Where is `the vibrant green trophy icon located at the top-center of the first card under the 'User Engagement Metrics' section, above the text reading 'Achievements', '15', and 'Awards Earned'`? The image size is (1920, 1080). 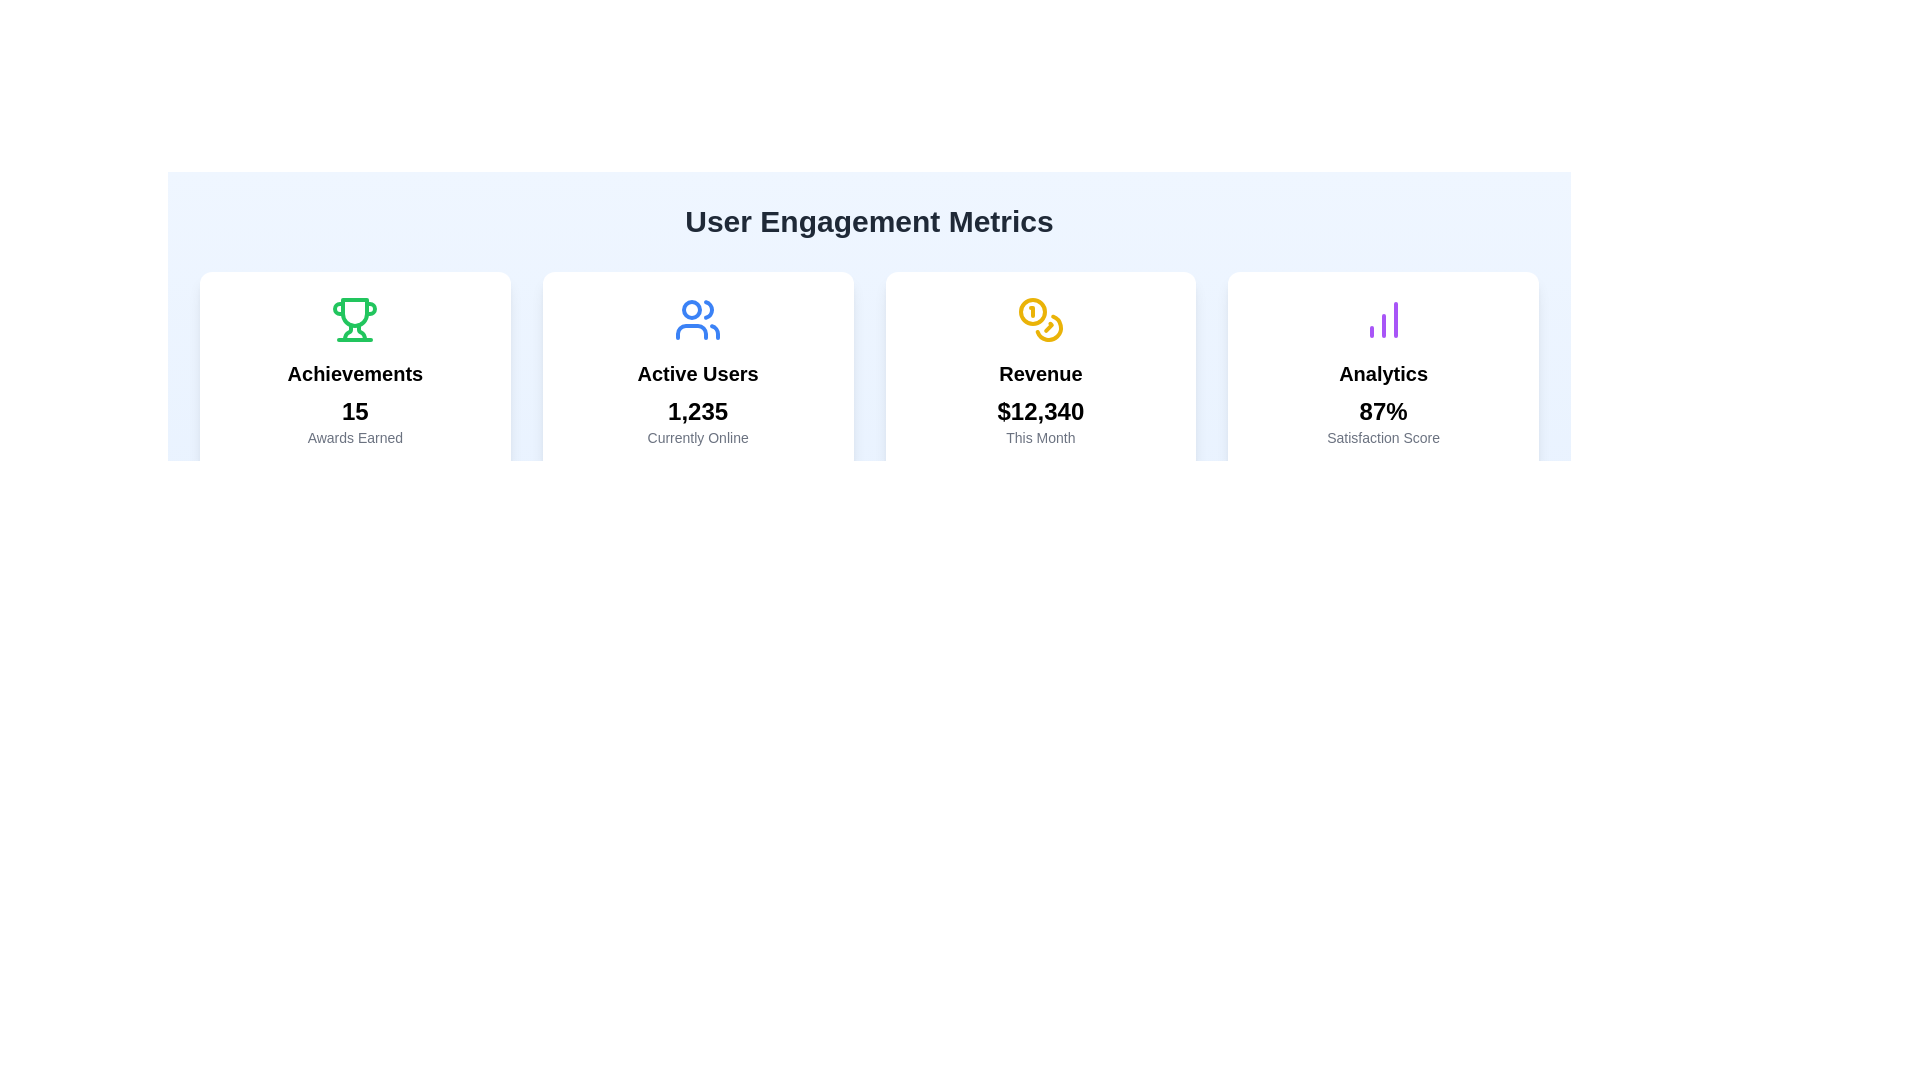
the vibrant green trophy icon located at the top-center of the first card under the 'User Engagement Metrics' section, above the text reading 'Achievements', '15', and 'Awards Earned' is located at coordinates (355, 319).